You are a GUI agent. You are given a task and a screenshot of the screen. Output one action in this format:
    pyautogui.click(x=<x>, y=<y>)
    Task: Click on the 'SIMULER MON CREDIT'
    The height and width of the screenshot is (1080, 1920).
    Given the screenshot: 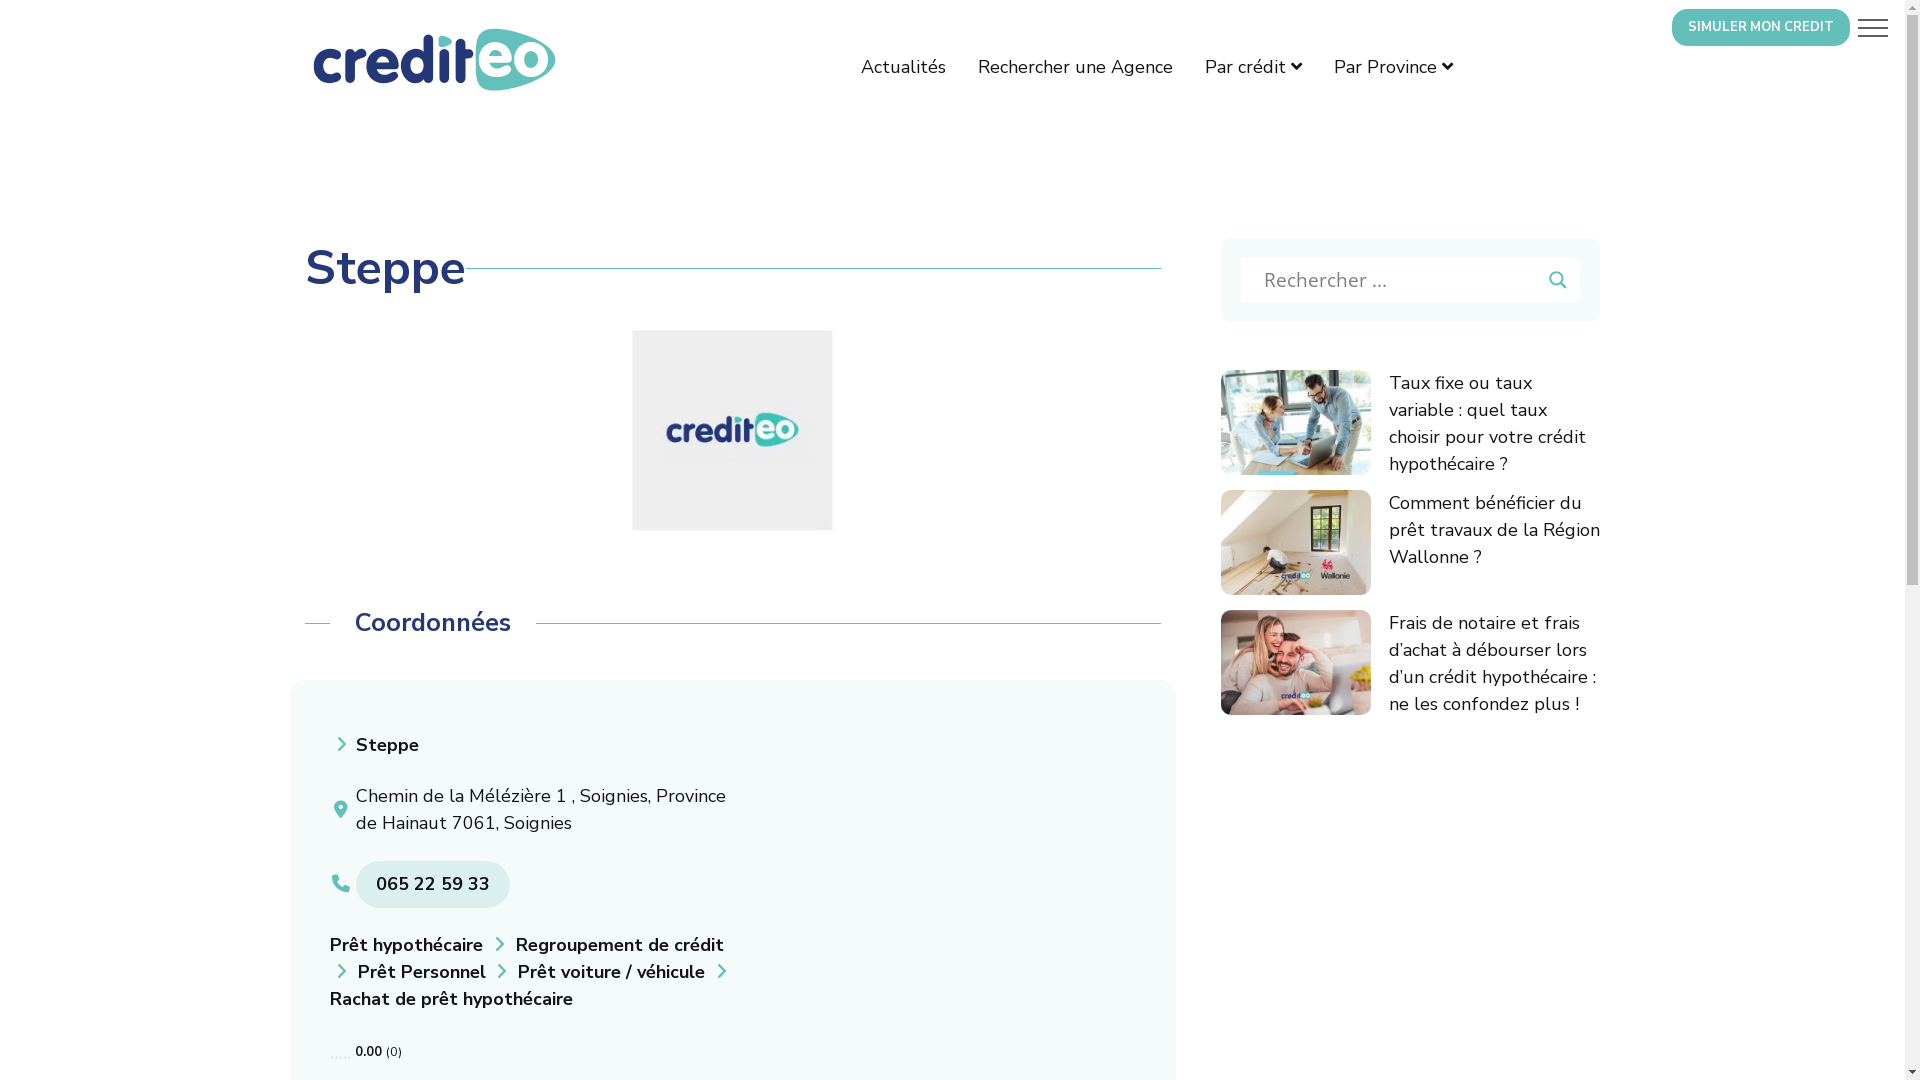 What is the action you would take?
    pyautogui.click(x=1761, y=27)
    